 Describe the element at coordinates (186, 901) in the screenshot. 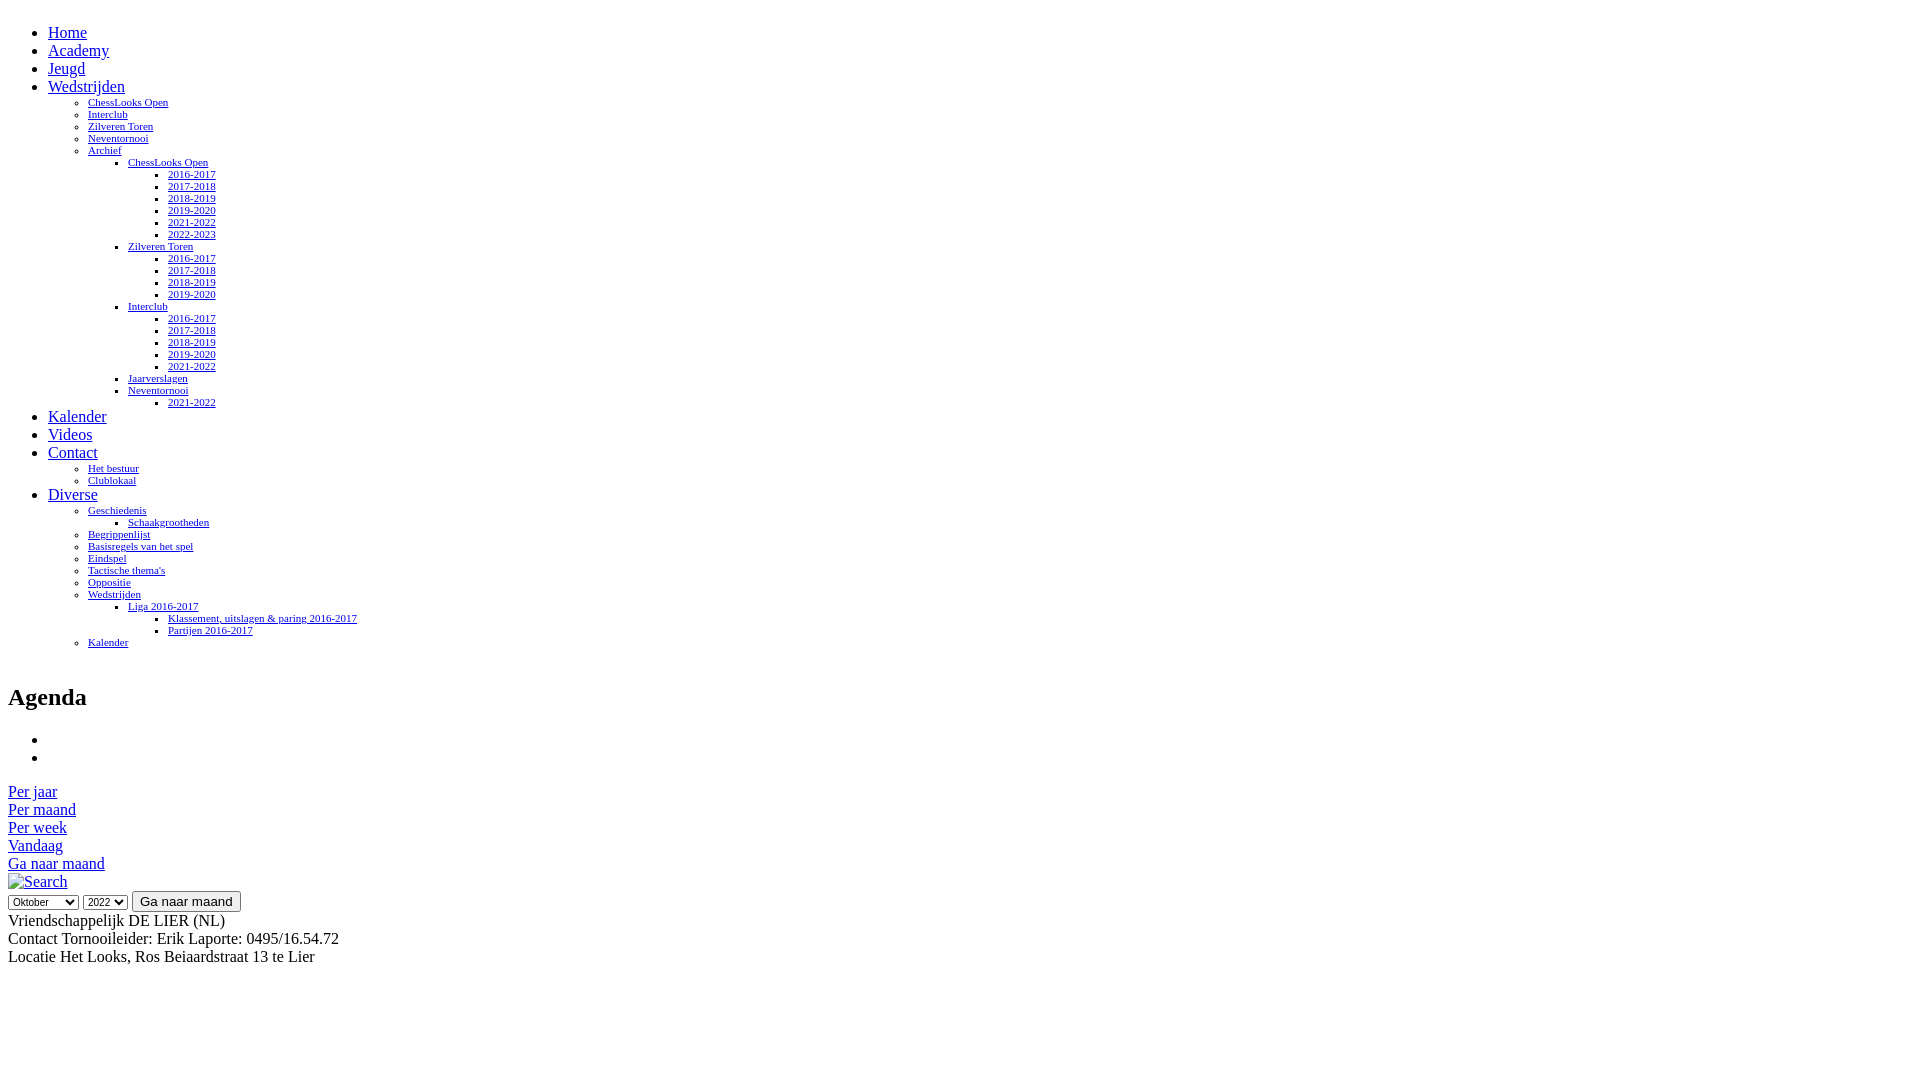

I see `'Ga naar maand'` at that location.